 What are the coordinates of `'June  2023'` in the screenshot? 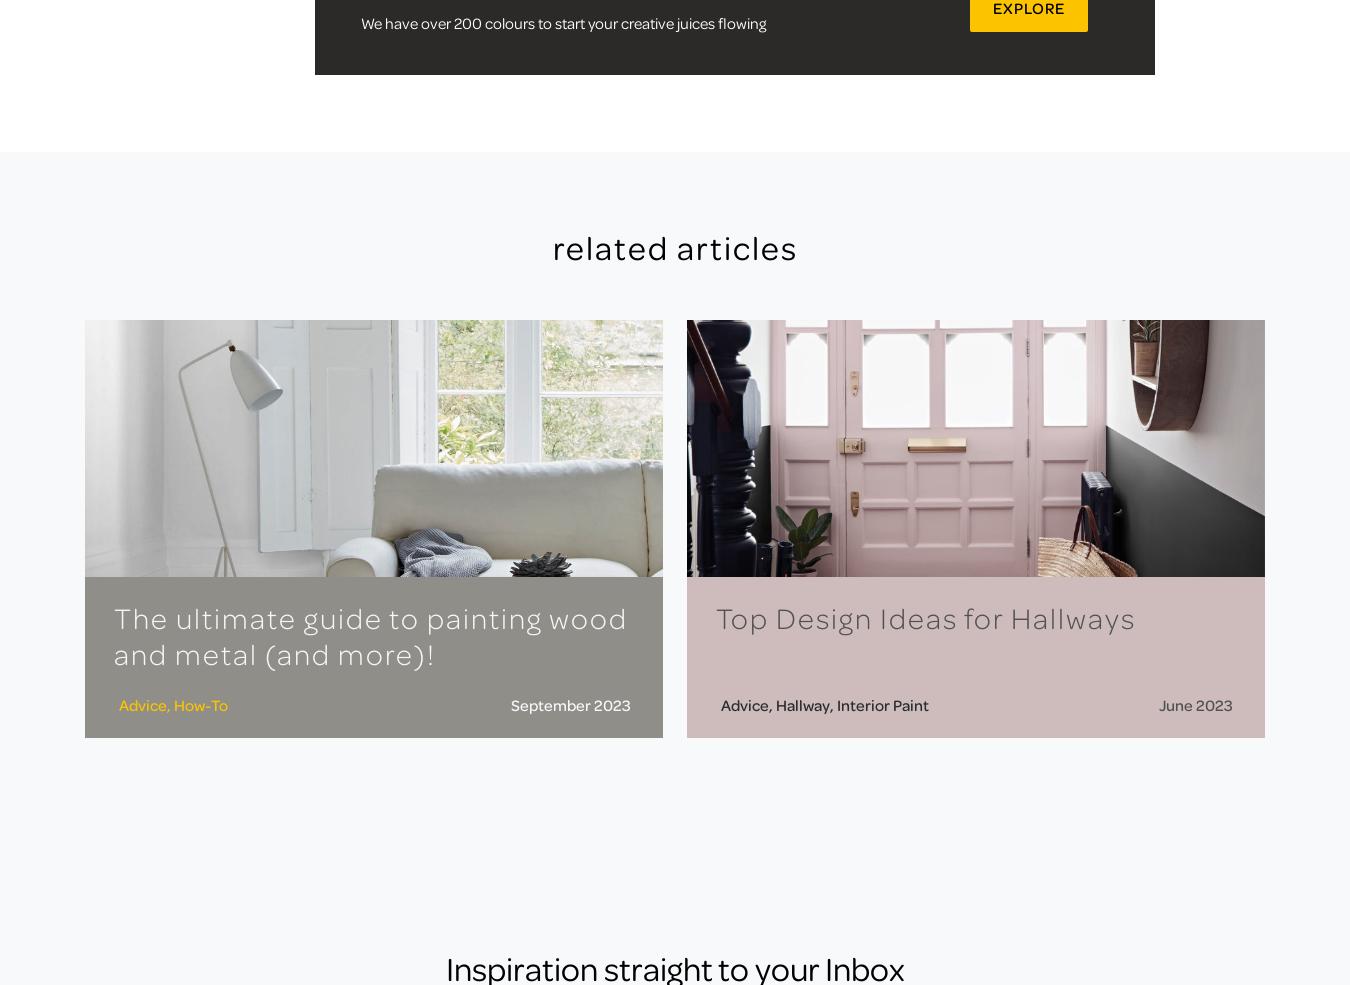 It's located at (1194, 703).